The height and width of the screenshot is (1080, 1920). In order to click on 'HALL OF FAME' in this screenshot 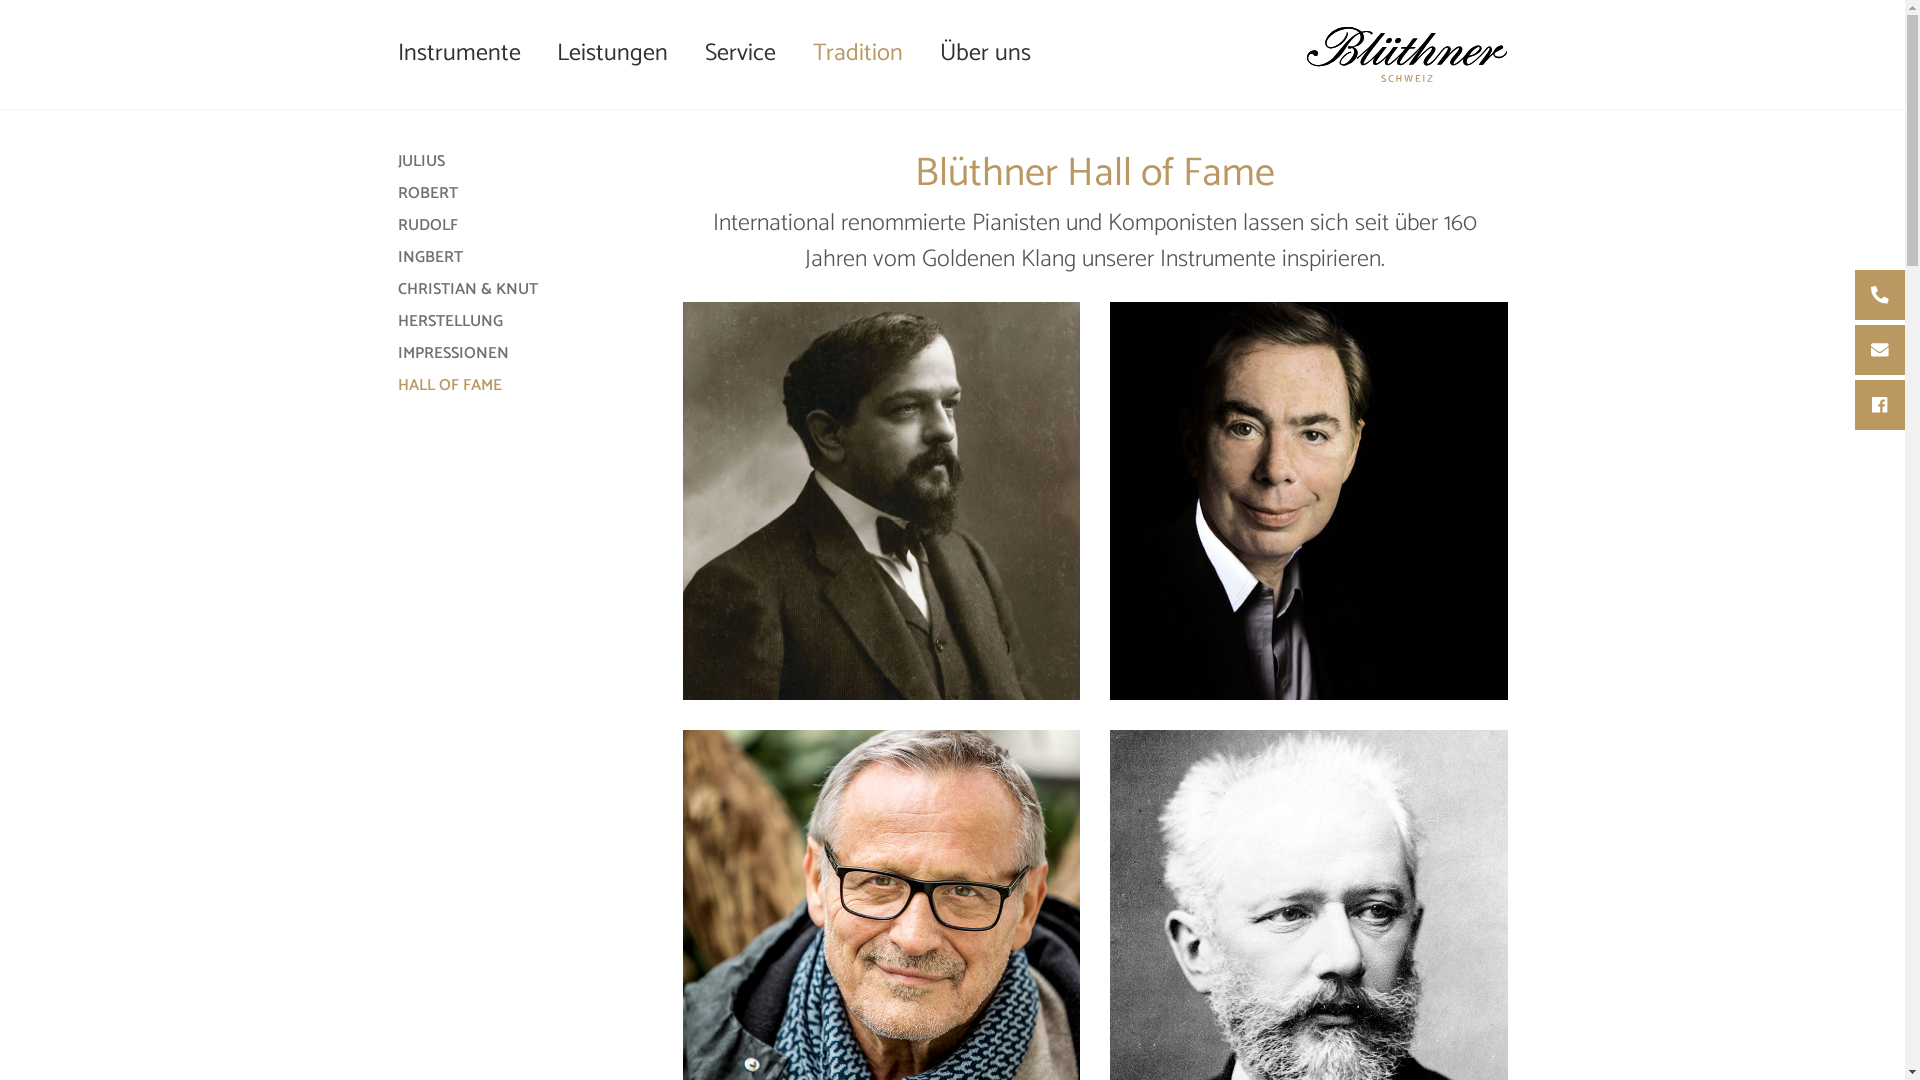, I will do `click(449, 385)`.